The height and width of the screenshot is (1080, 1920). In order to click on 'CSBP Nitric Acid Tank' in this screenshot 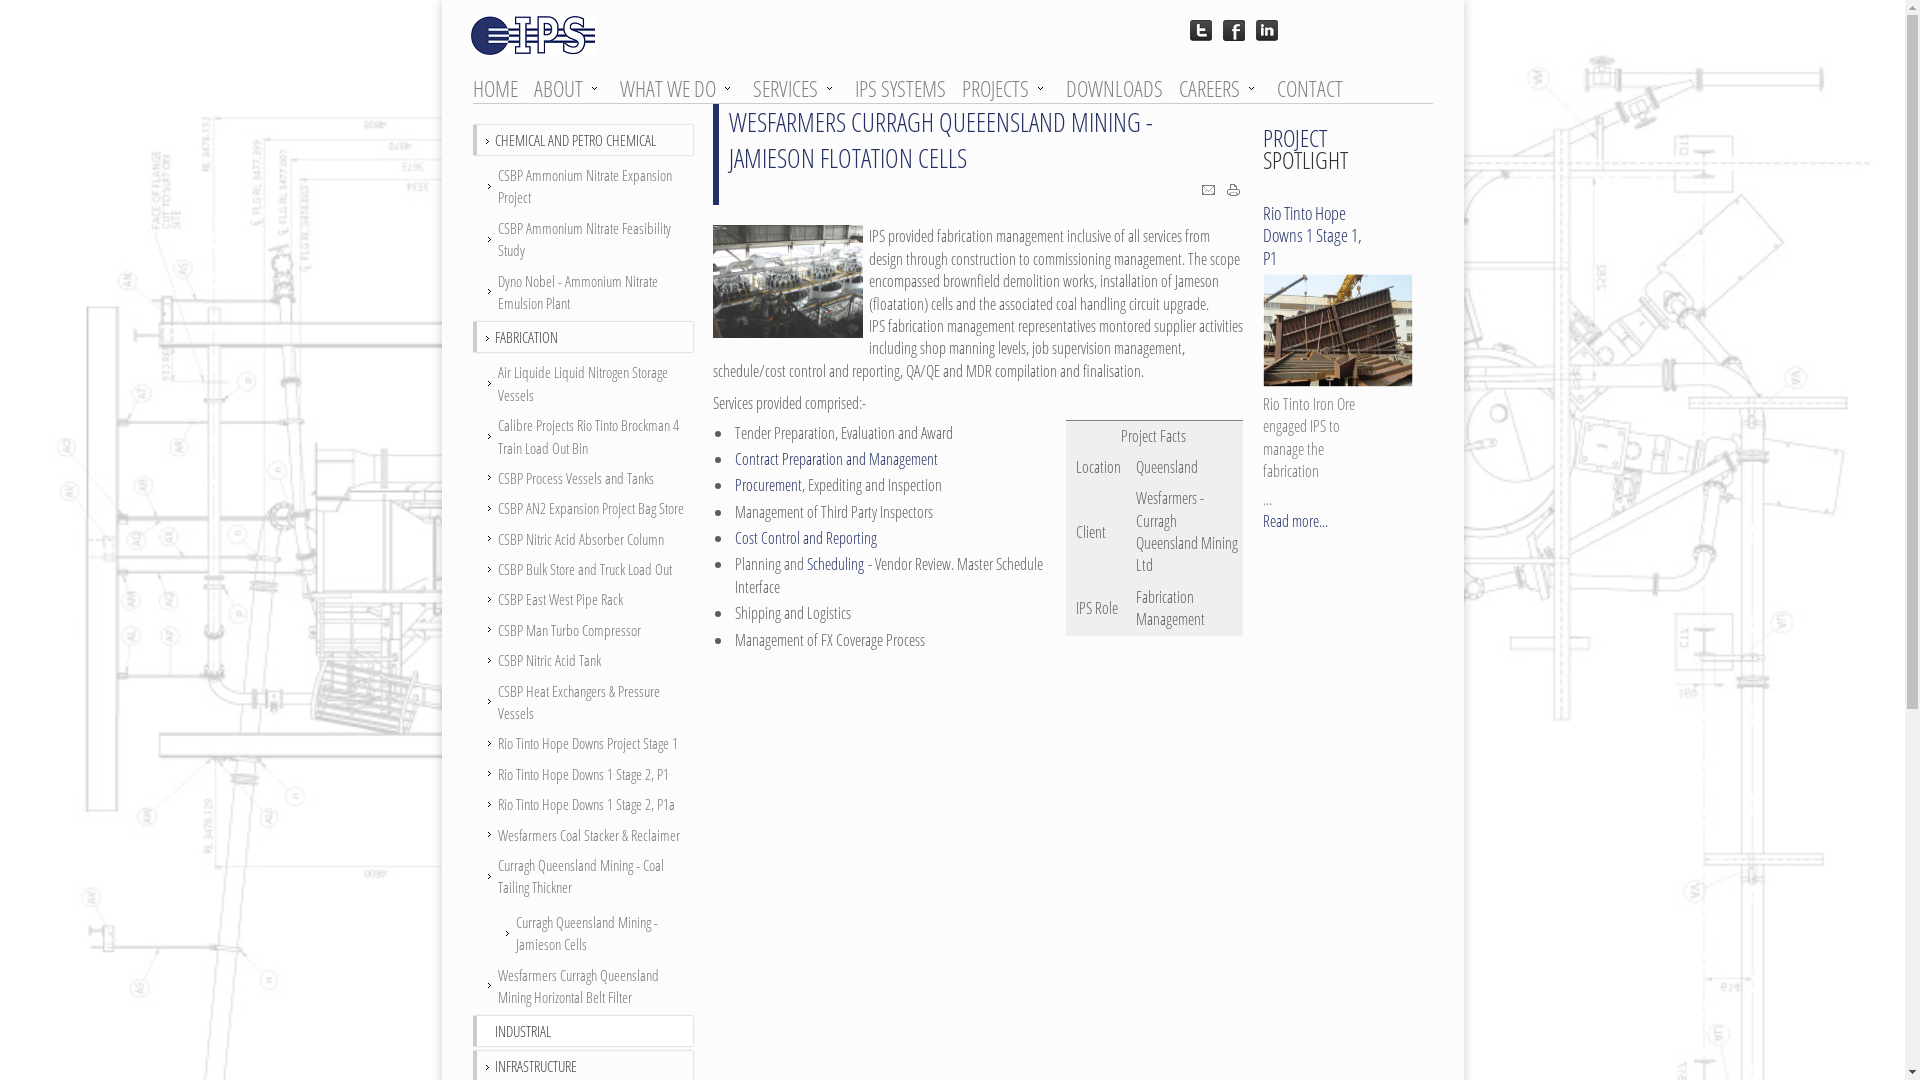, I will do `click(583, 659)`.